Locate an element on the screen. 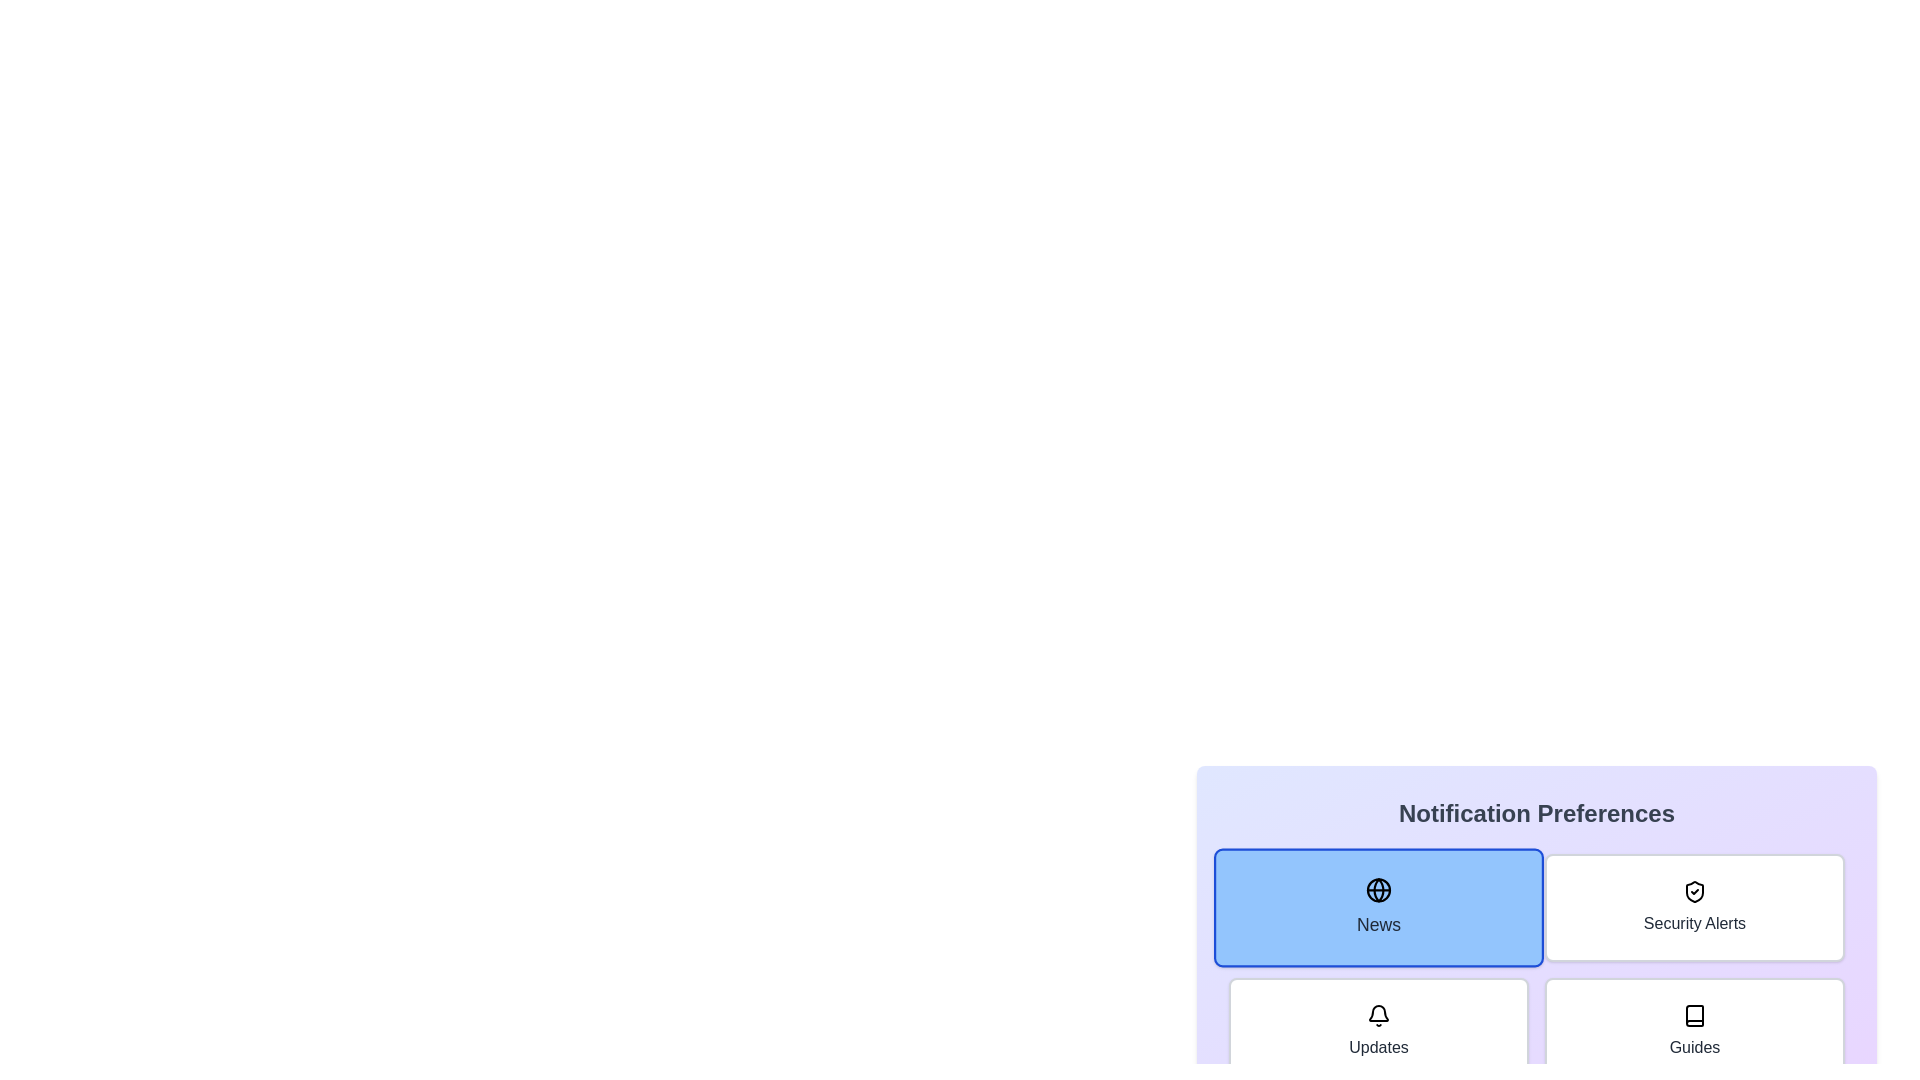  the 'News' button to toggle its notification preference is located at coordinates (1377, 907).